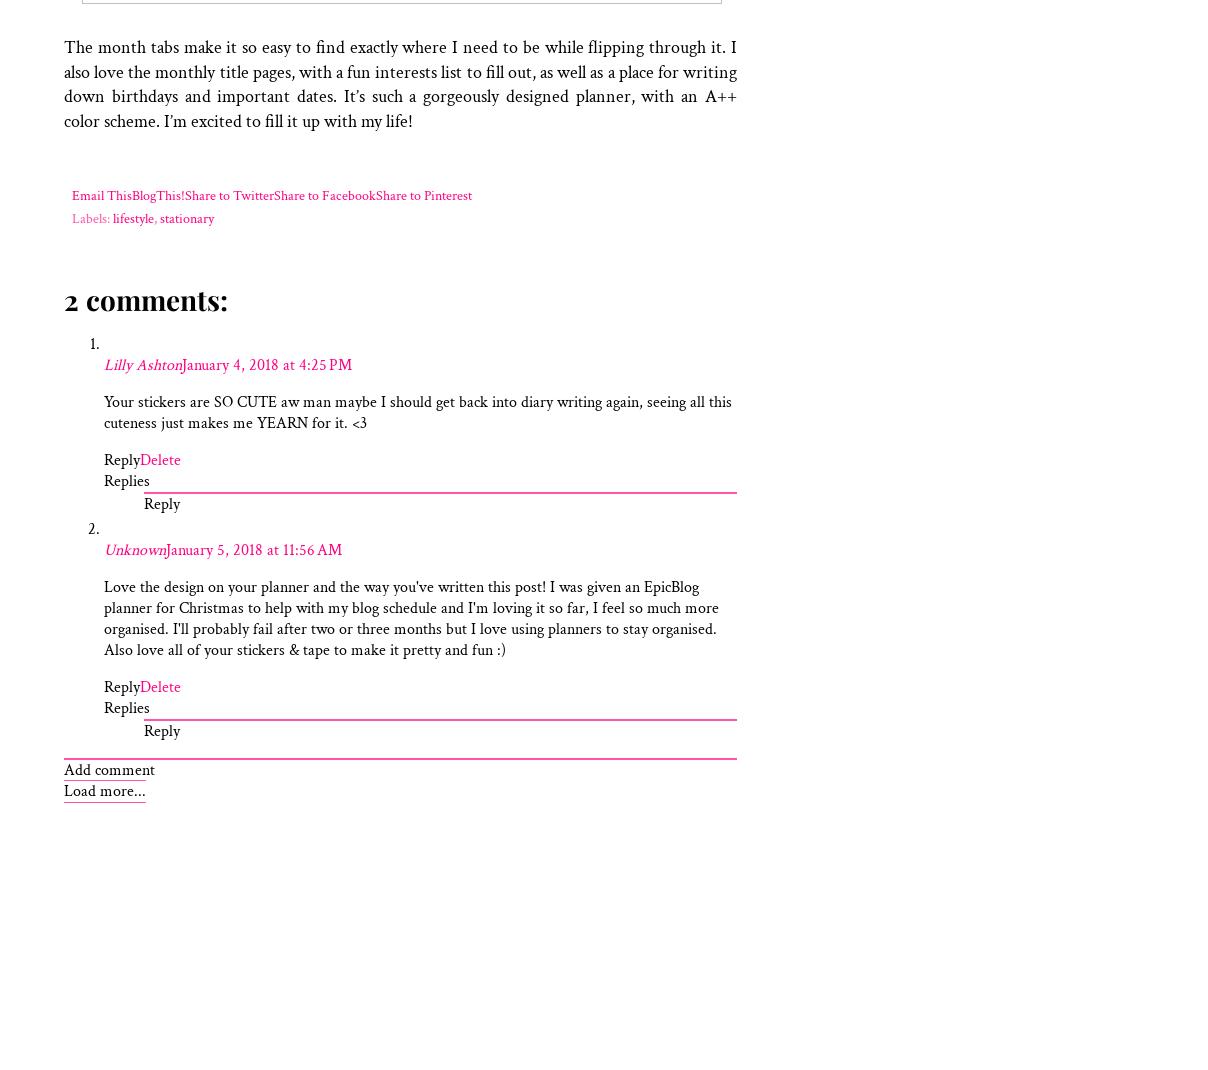 The image size is (1208, 1070). Describe the element at coordinates (103, 364) in the screenshot. I see `'Lilly Ashton'` at that location.